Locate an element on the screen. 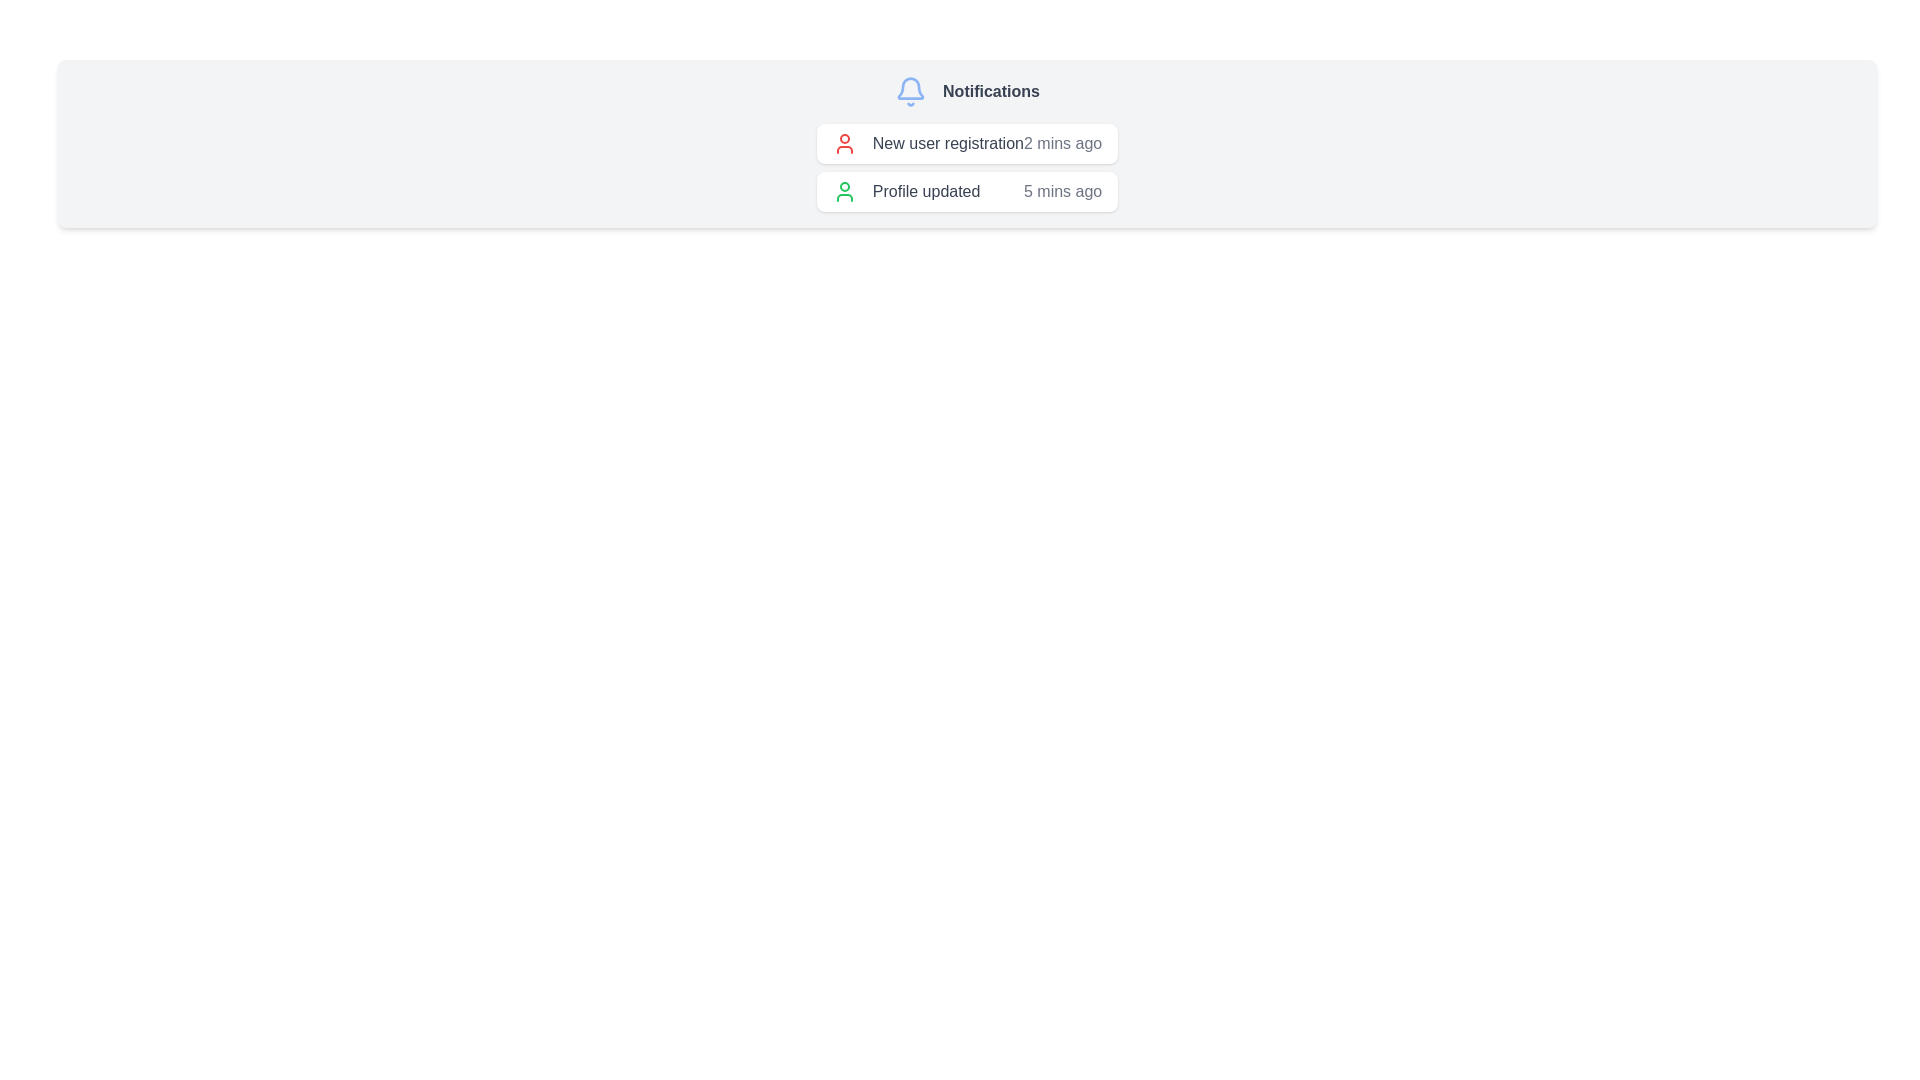 The image size is (1920, 1080). the notification icon that indicates user-related notifications, located to the left of the 'New user registration' text is located at coordinates (844, 142).